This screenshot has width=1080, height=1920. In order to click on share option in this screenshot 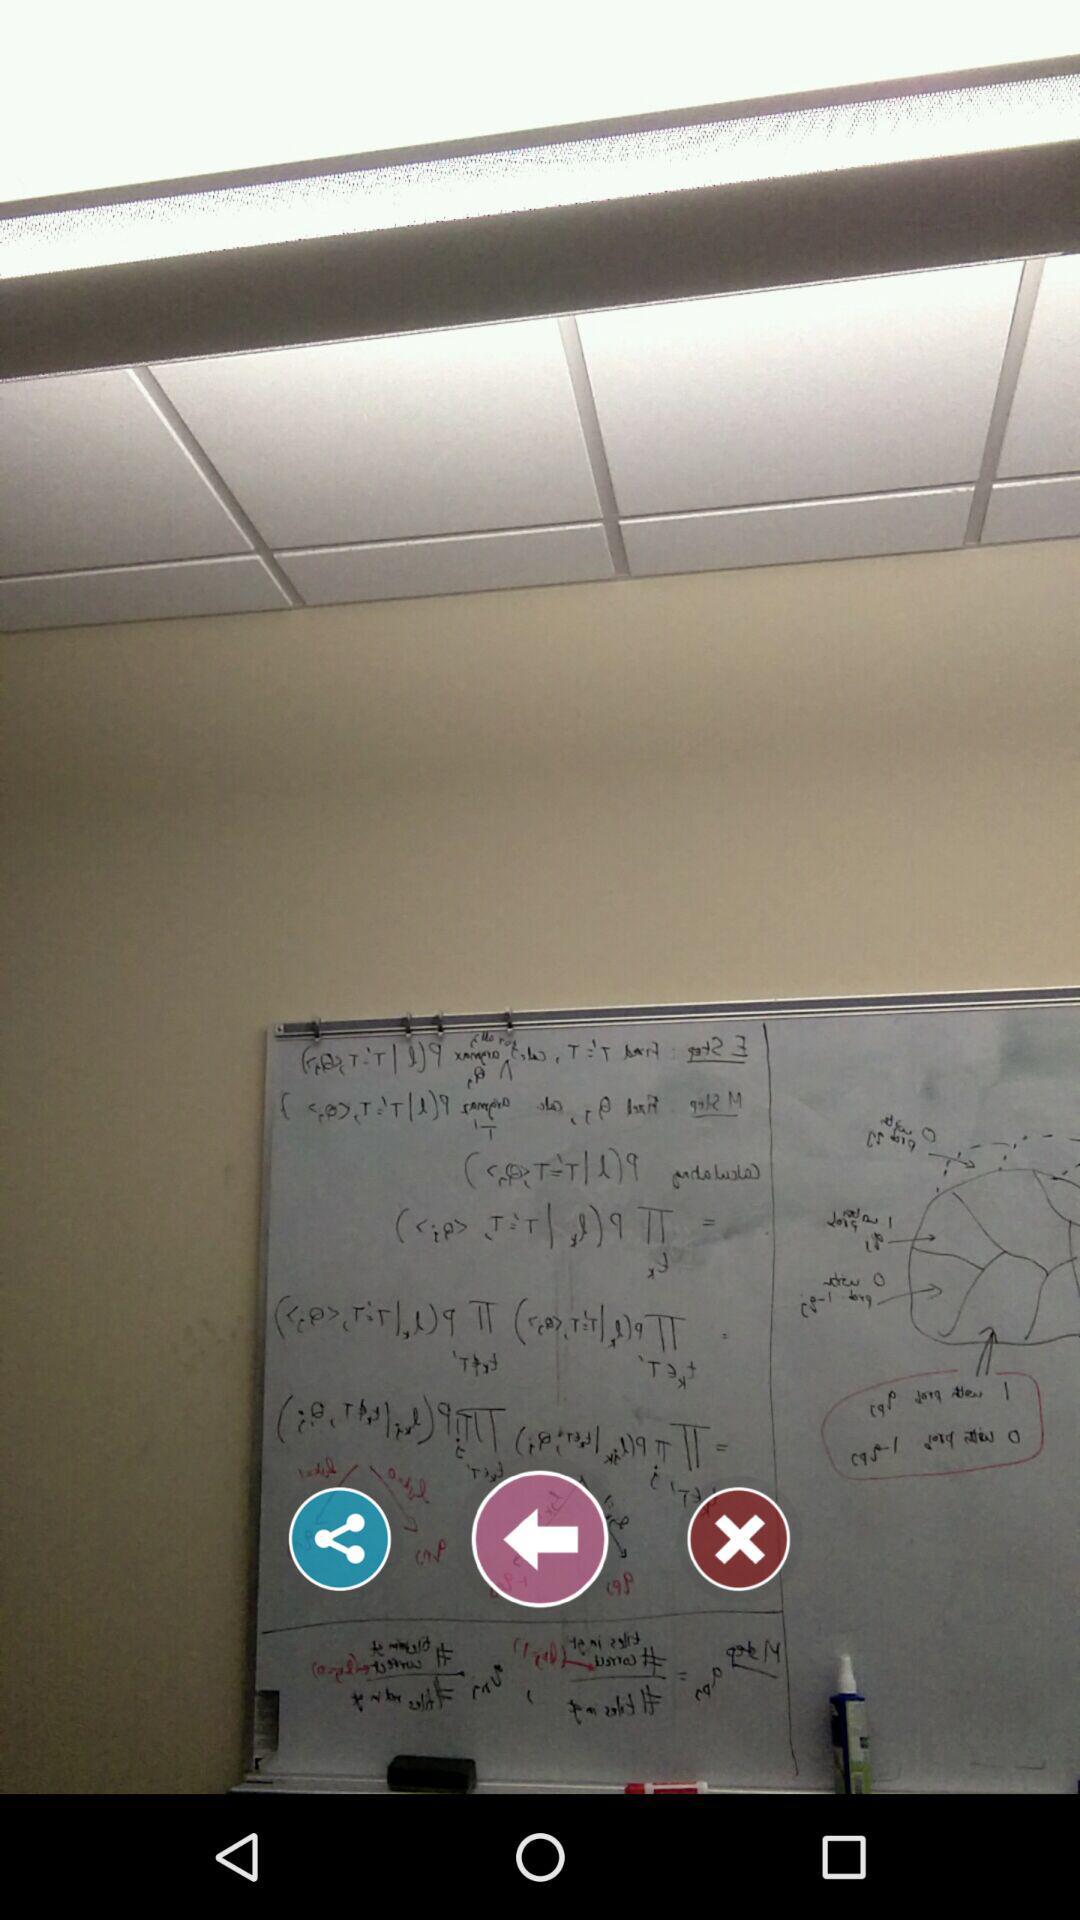, I will do `click(339, 1538)`.